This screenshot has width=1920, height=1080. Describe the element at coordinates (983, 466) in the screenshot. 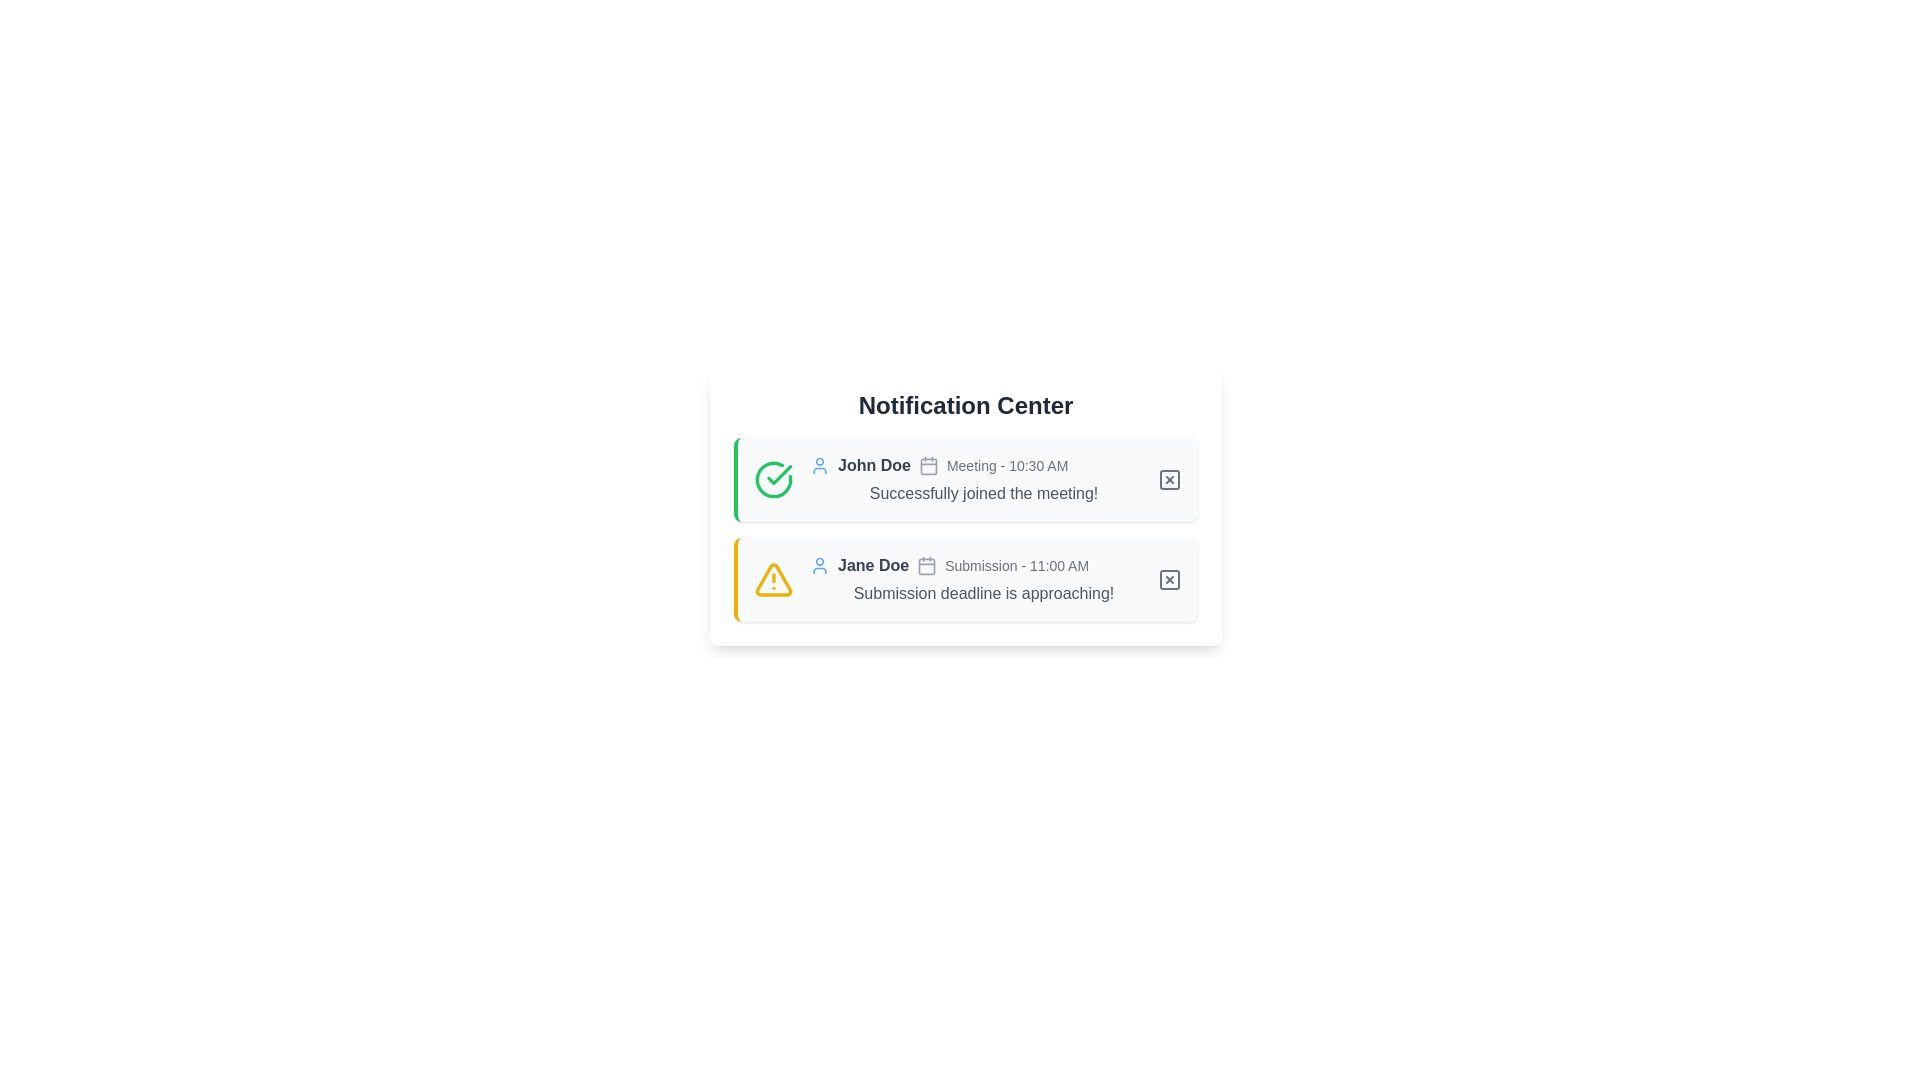

I see `the centrally located Text element that provides information about a scheduled event, which includes the user name and meeting time` at that location.